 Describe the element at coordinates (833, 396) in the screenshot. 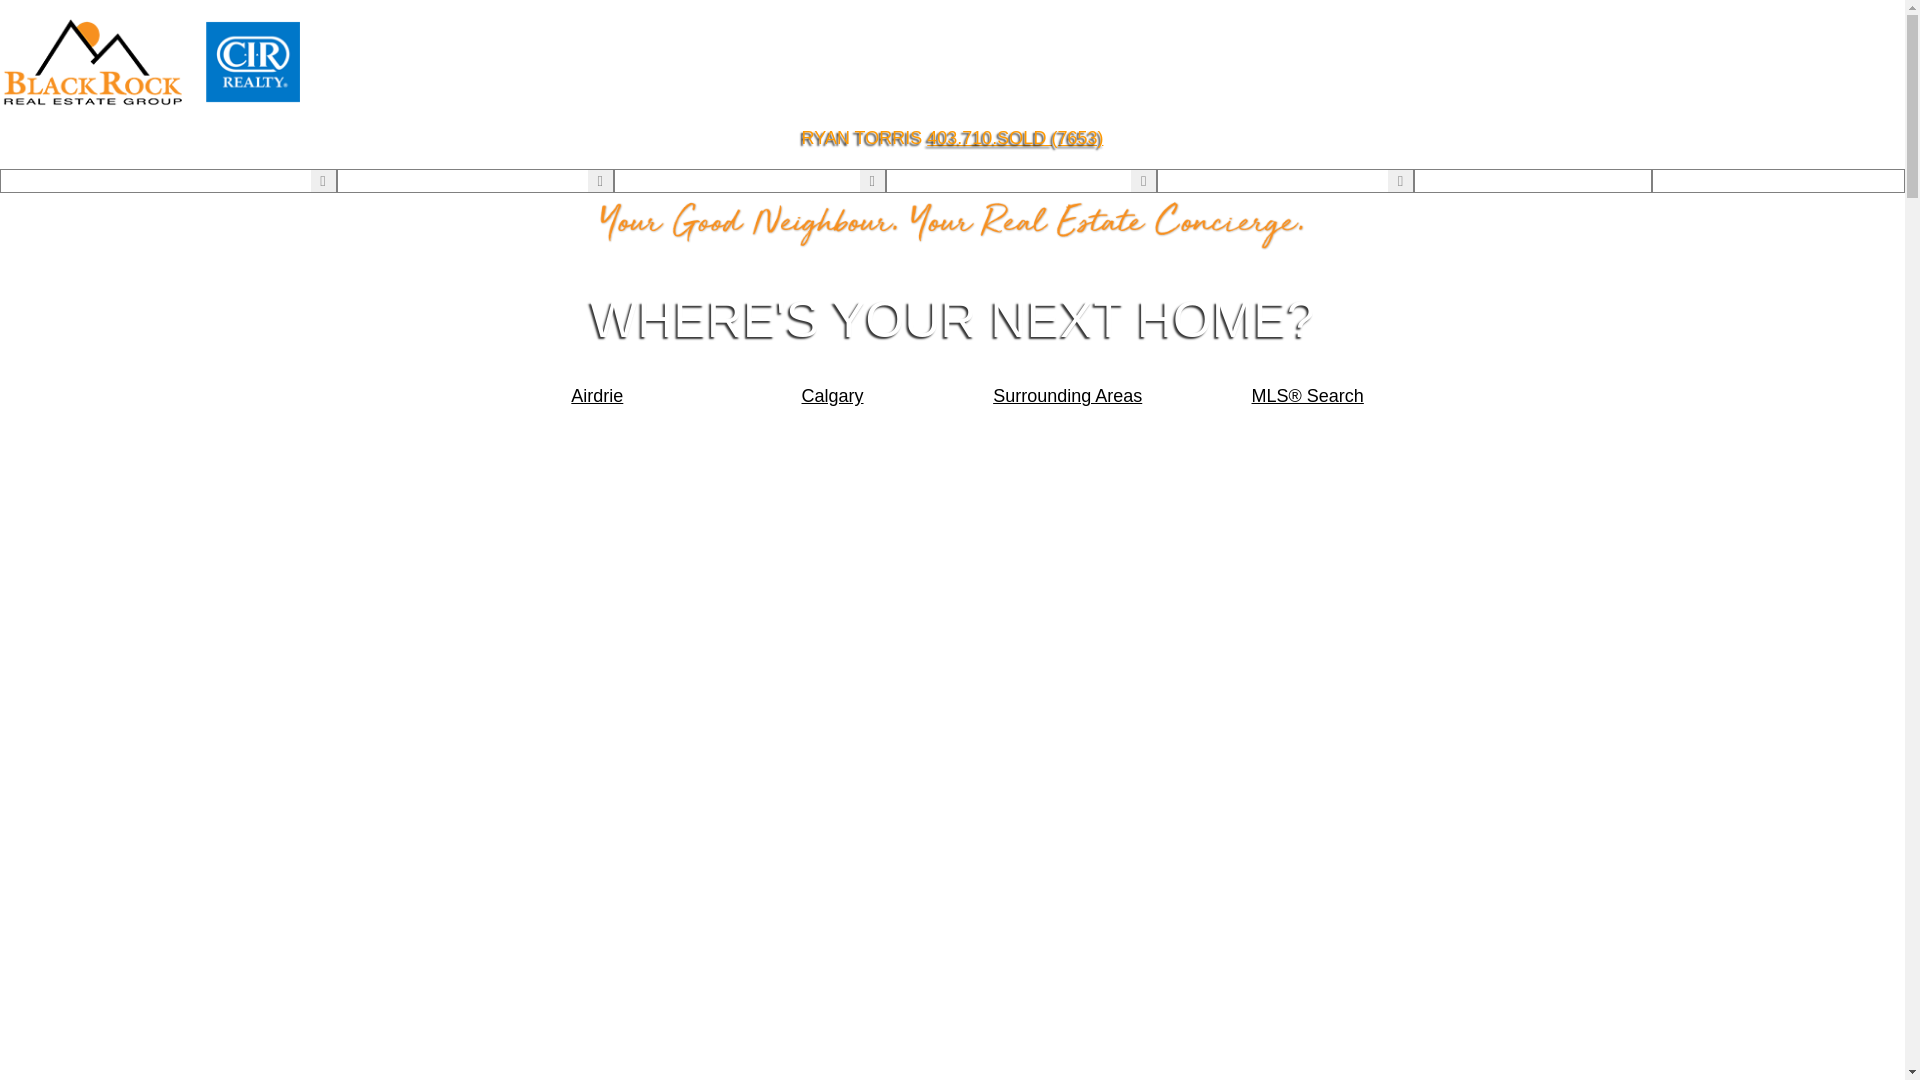

I see `'Calgary'` at that location.